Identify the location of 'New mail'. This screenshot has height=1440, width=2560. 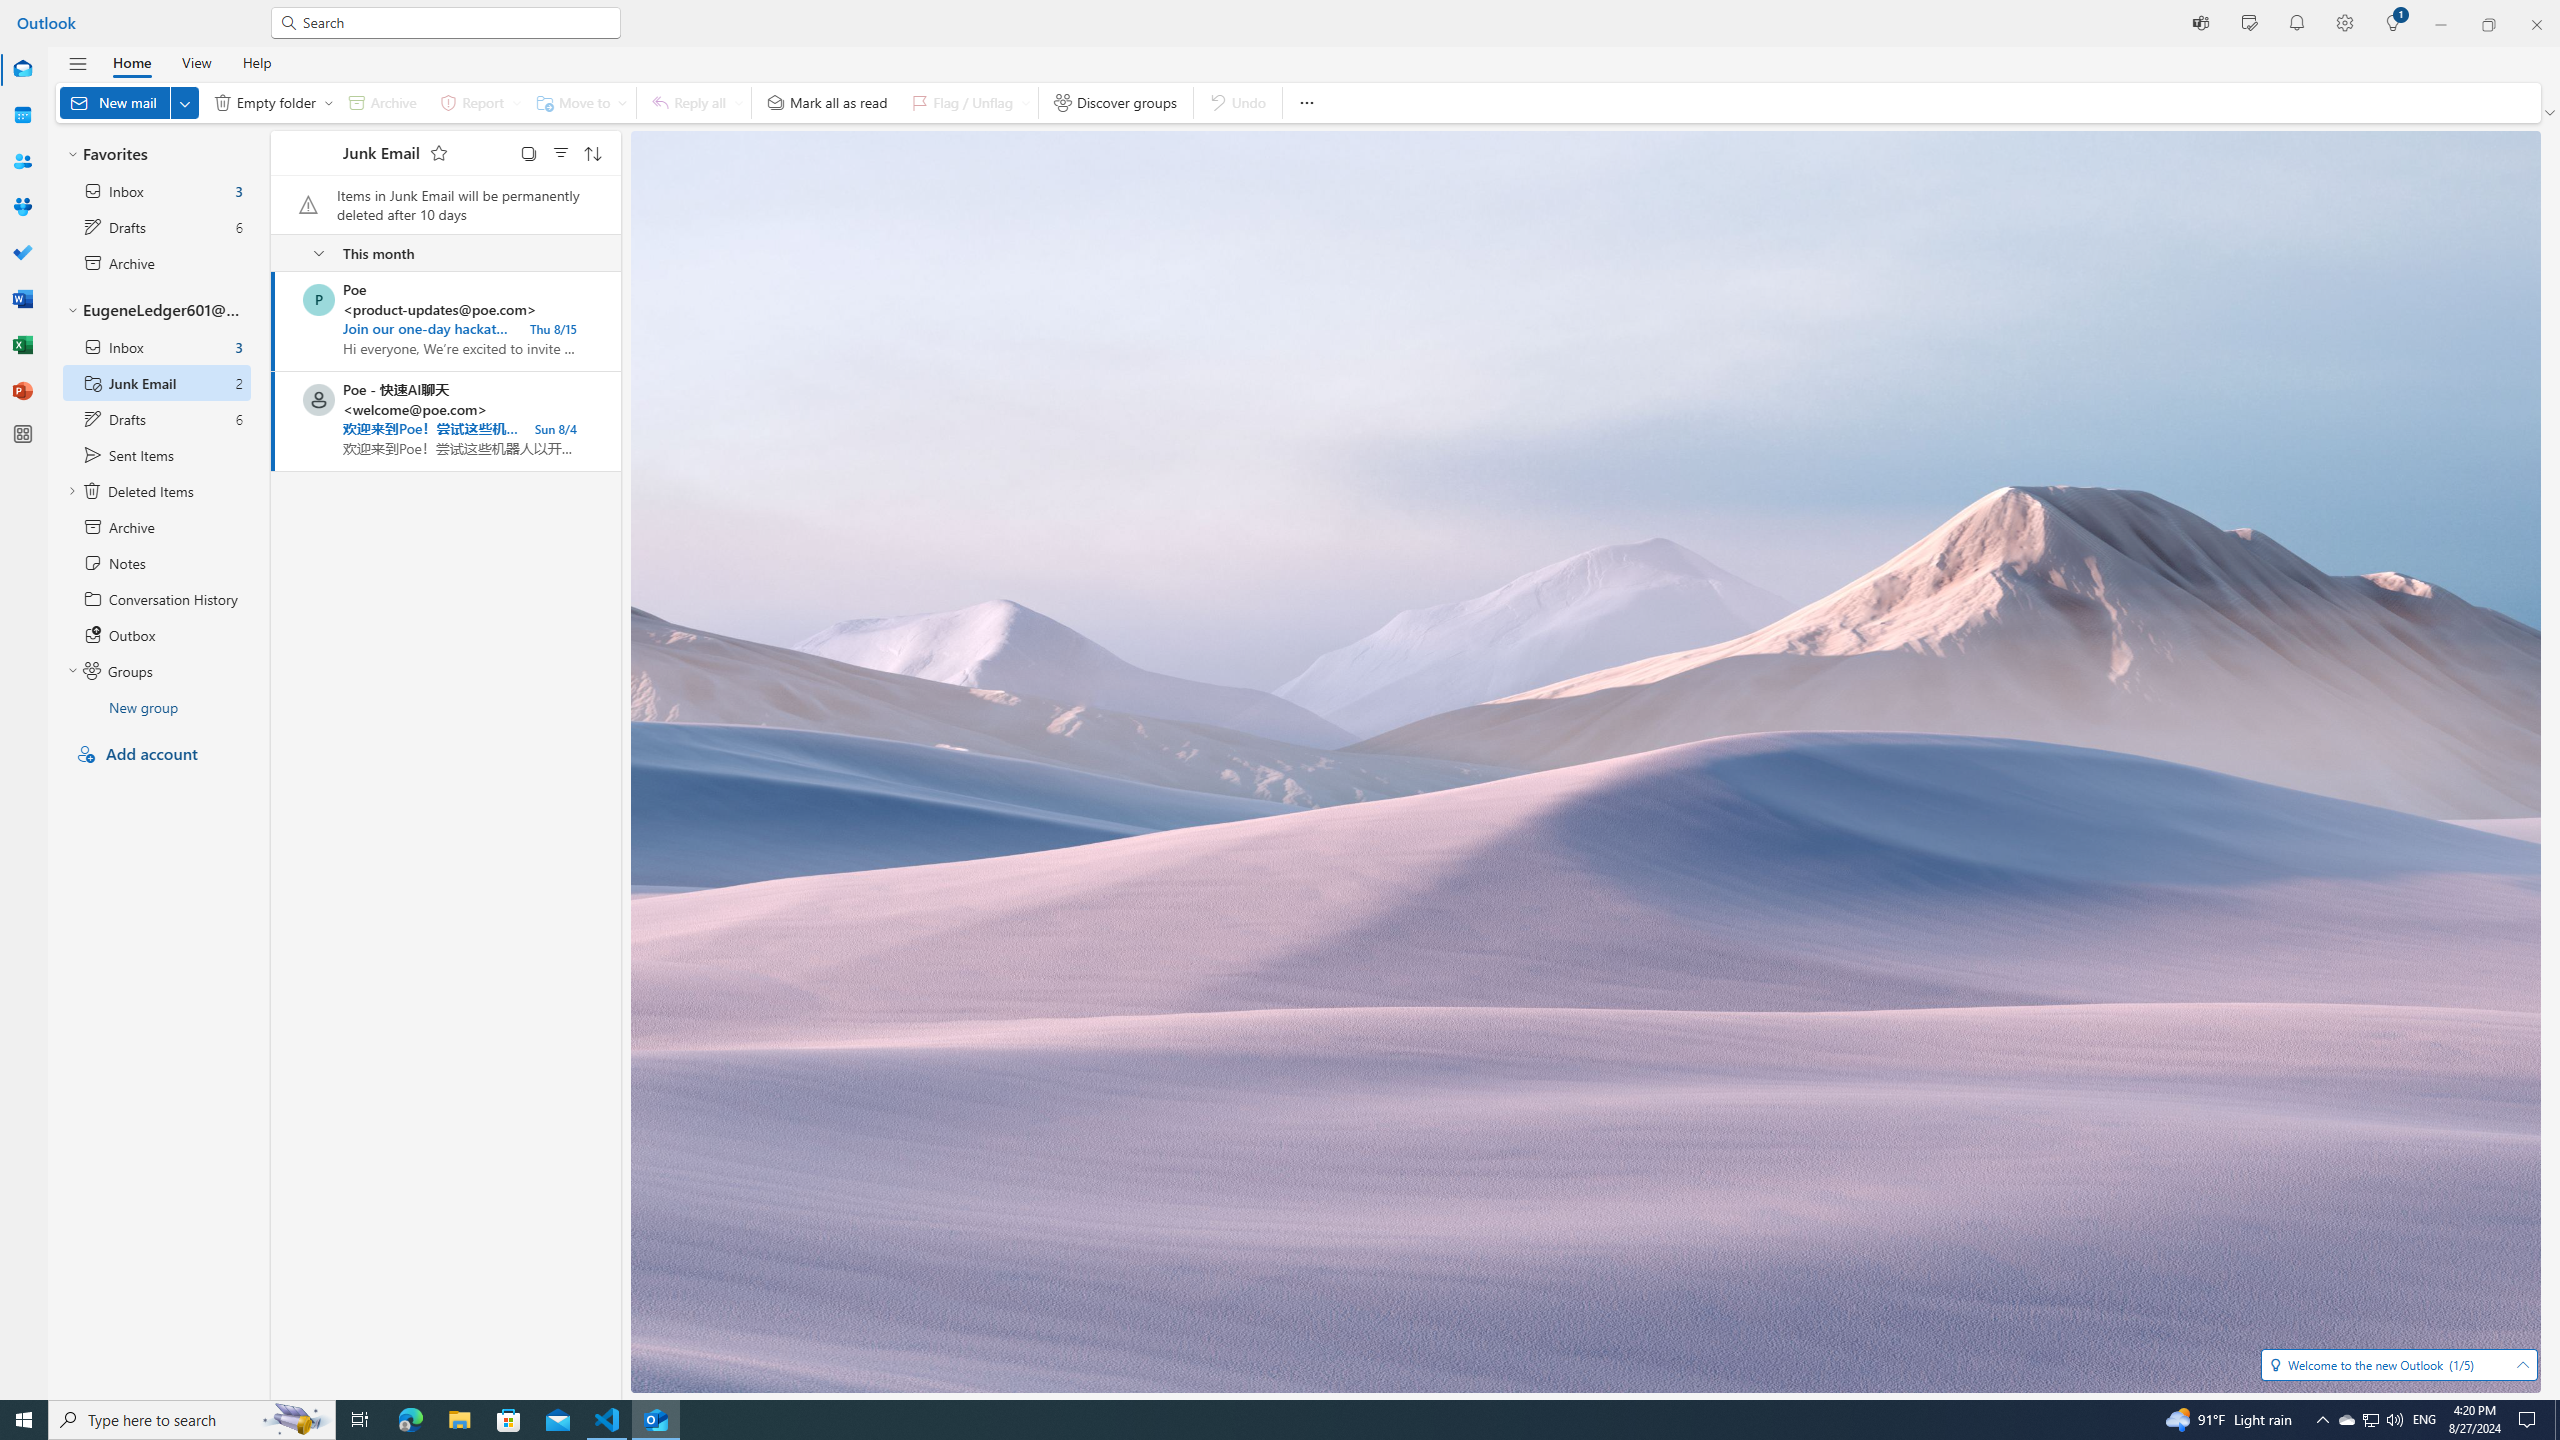
(129, 102).